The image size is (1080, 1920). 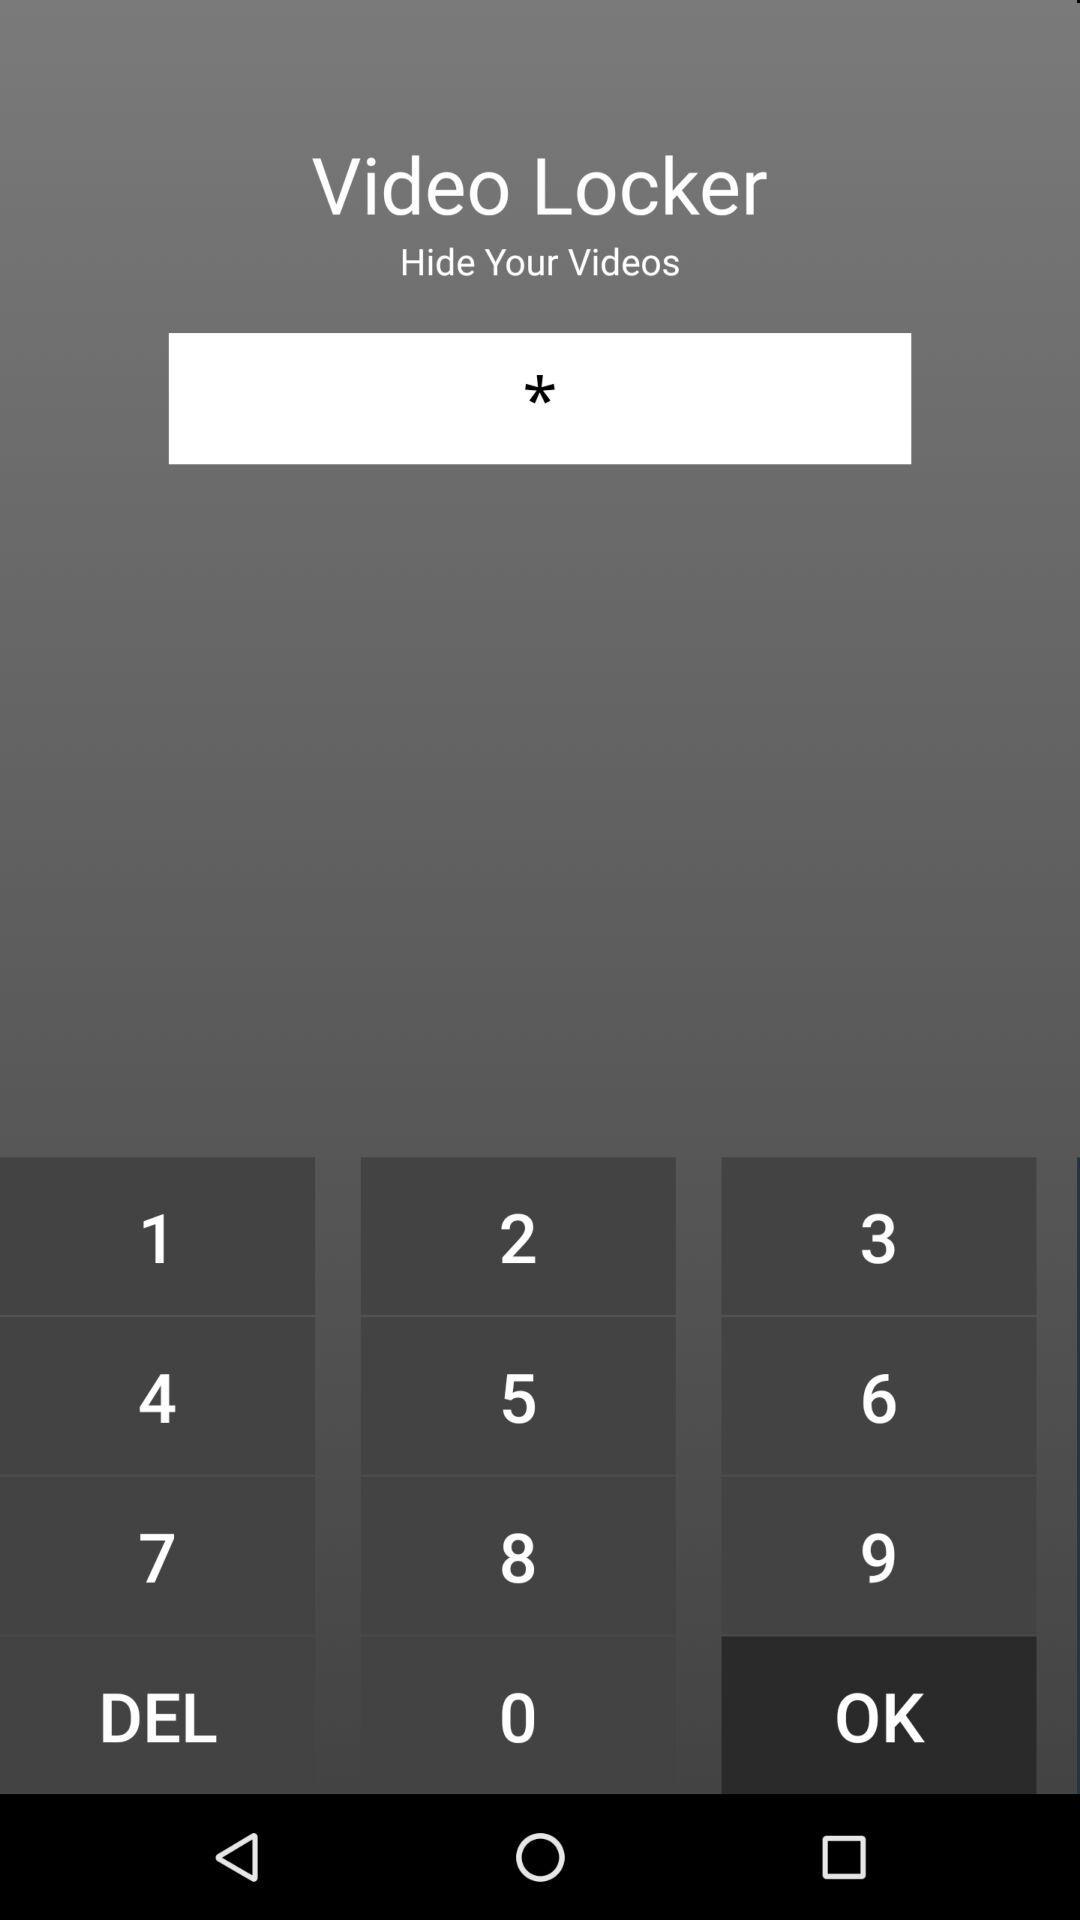 I want to click on the item next to 9 icon, so click(x=517, y=1714).